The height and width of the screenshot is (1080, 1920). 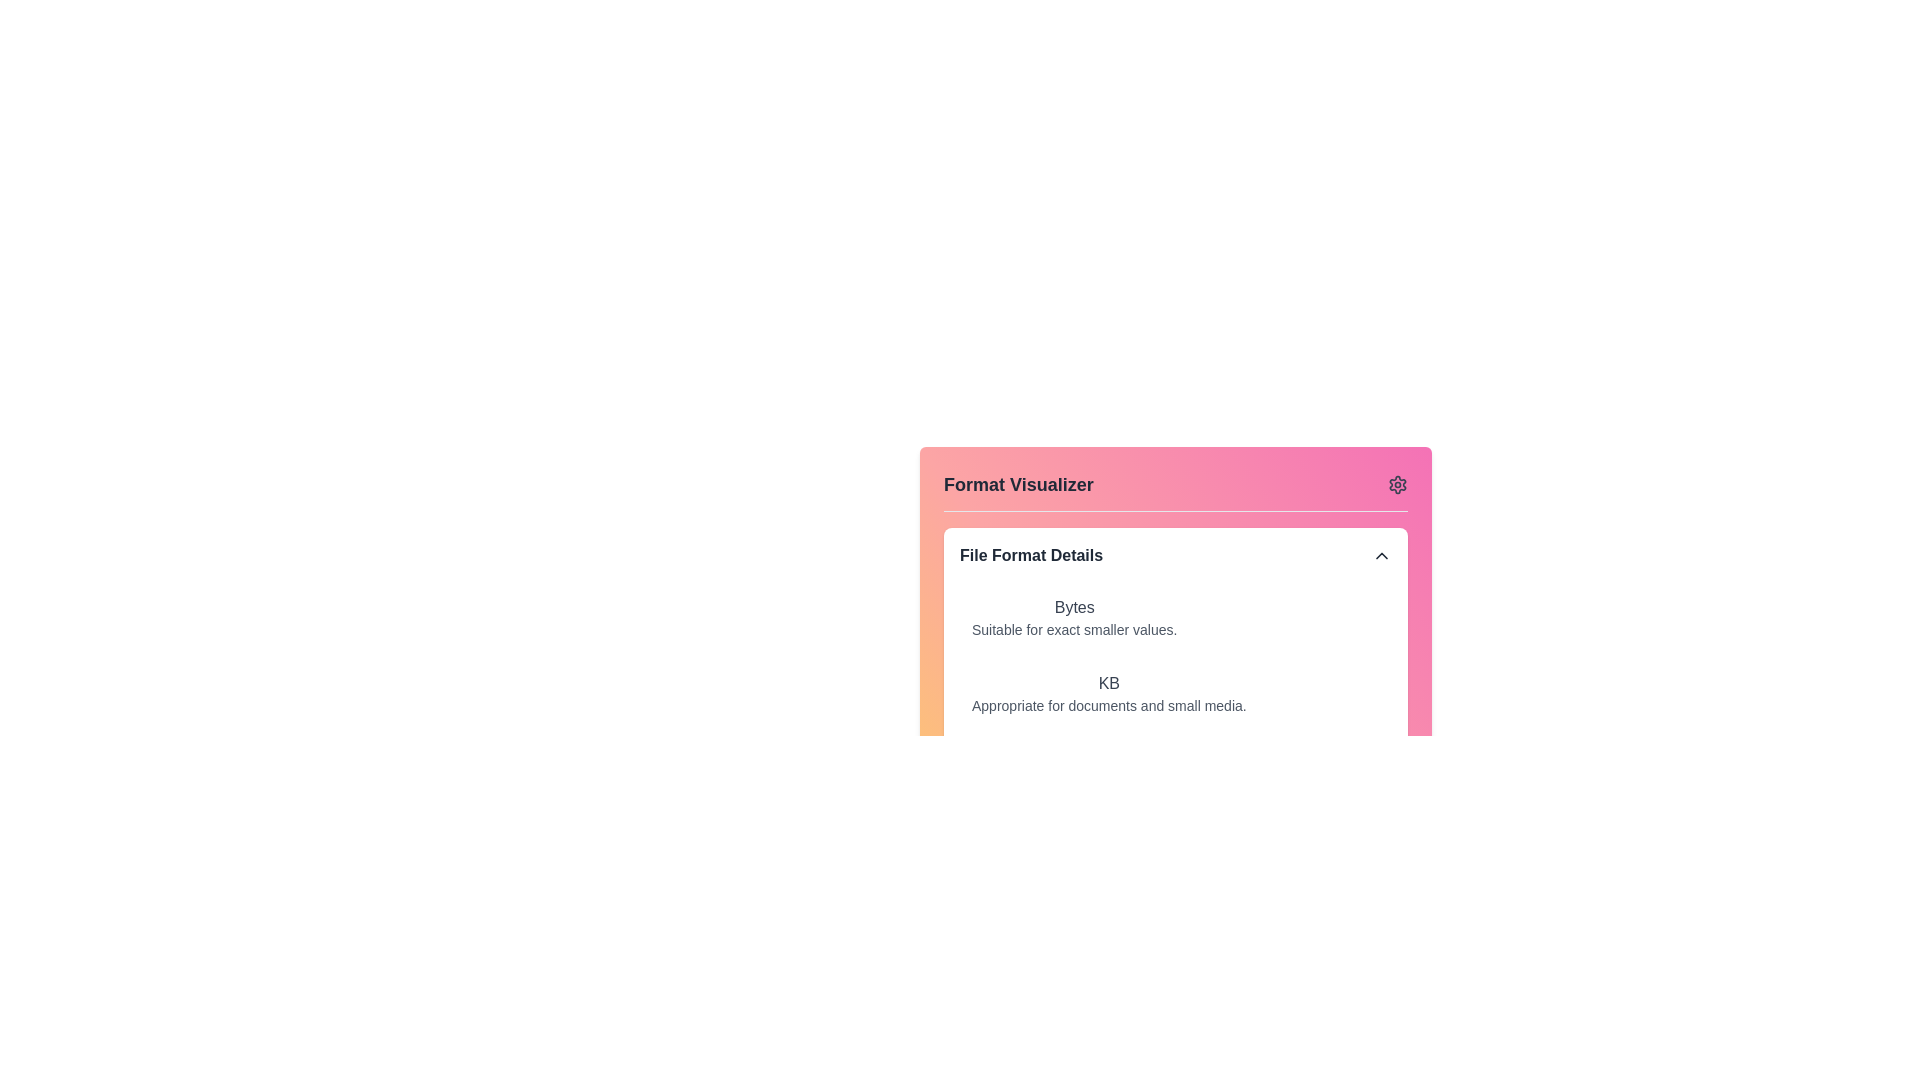 What do you see at coordinates (1176, 616) in the screenshot?
I see `the first selectable list item representing the unit 'Bytes' in the storage unit options list` at bounding box center [1176, 616].